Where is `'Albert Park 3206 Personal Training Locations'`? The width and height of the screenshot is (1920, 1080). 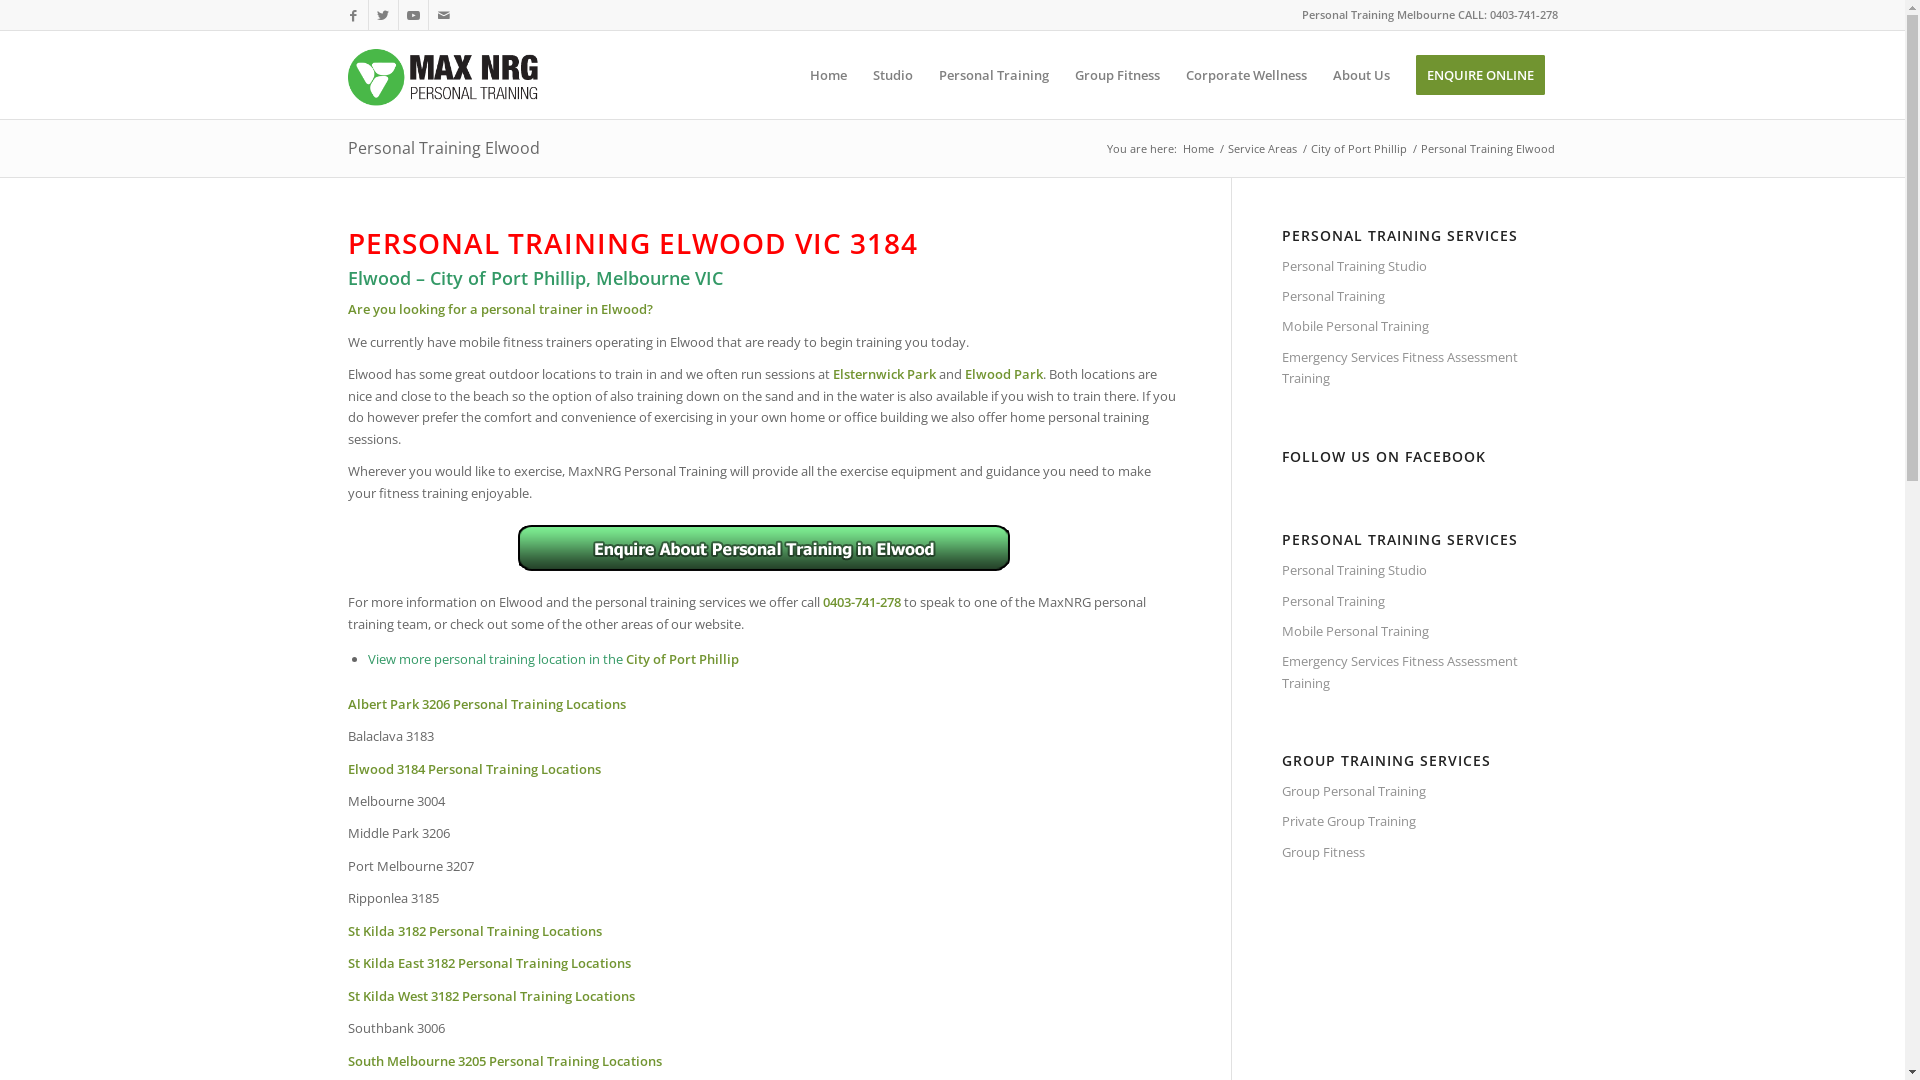 'Albert Park 3206 Personal Training Locations' is located at coordinates (486, 703).